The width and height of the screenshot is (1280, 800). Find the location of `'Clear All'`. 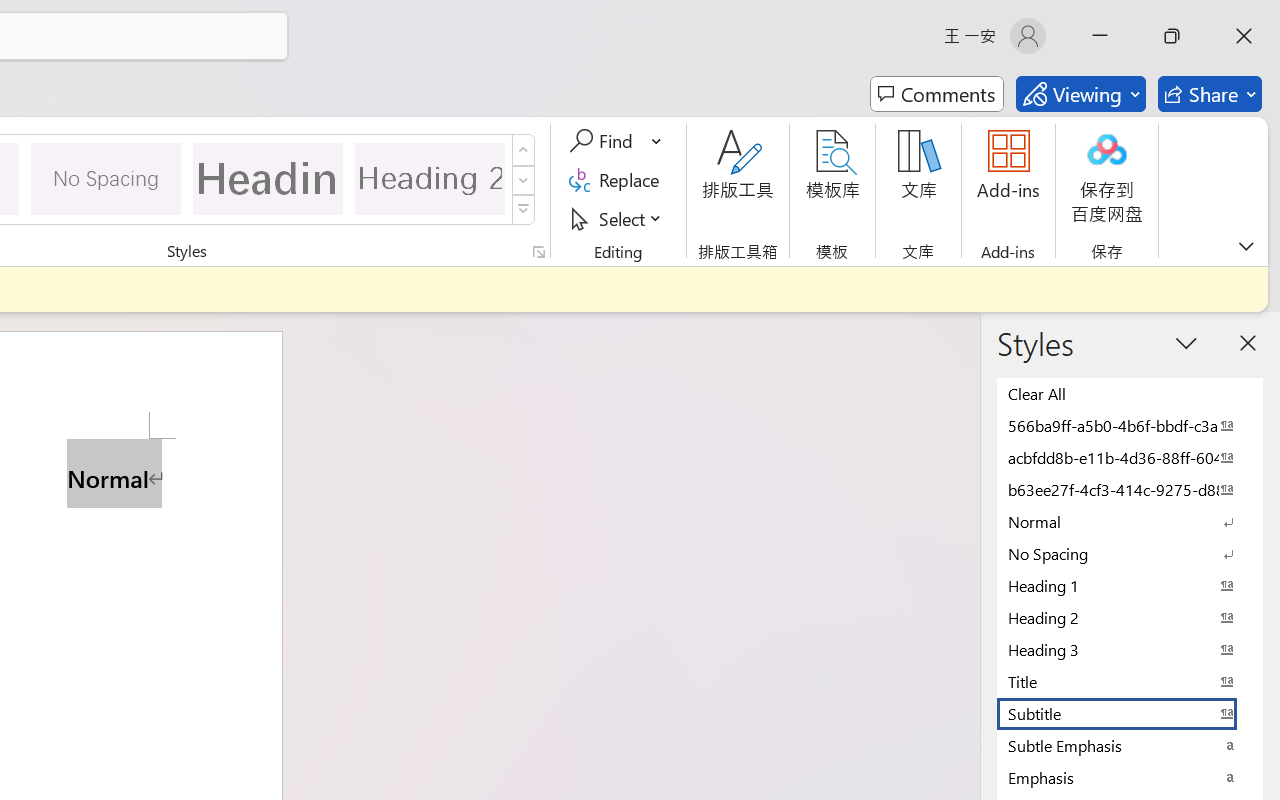

'Clear All' is located at coordinates (1130, 392).